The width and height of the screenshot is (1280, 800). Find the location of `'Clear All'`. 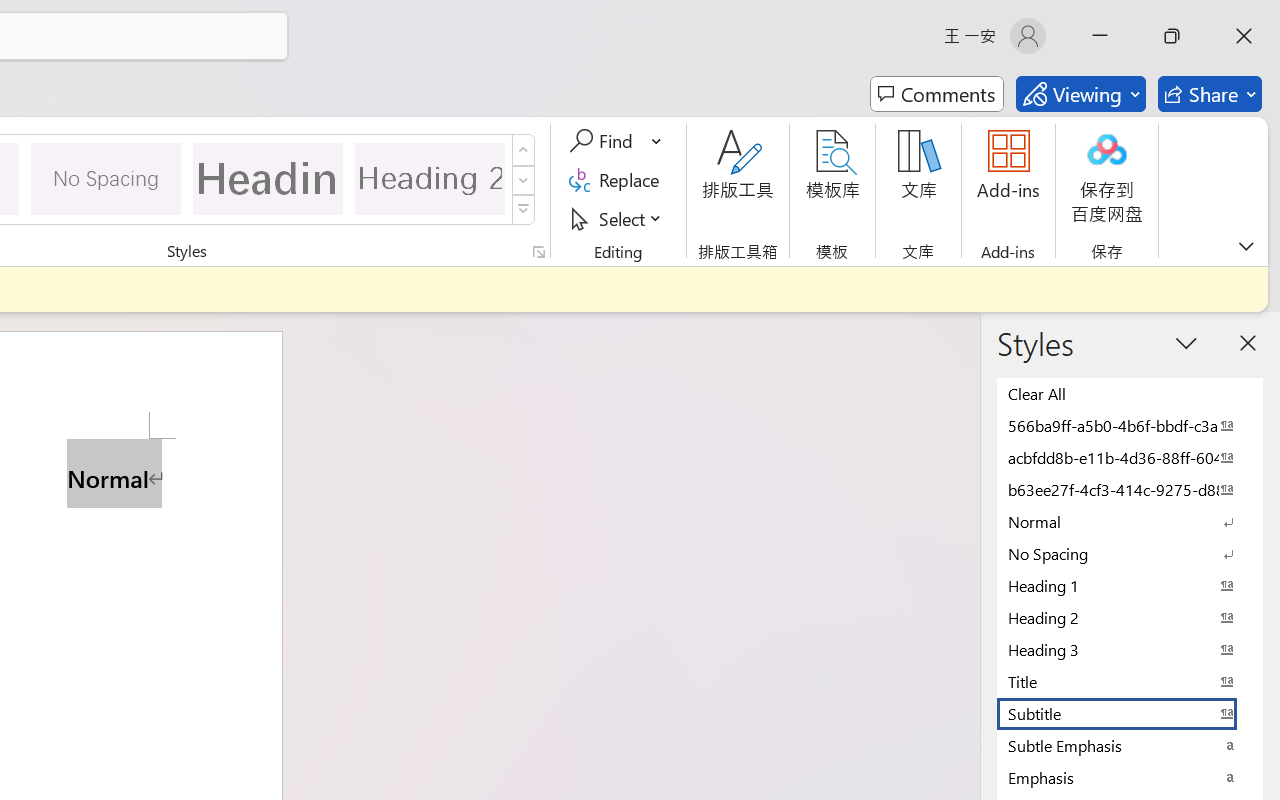

'Clear All' is located at coordinates (1130, 392).